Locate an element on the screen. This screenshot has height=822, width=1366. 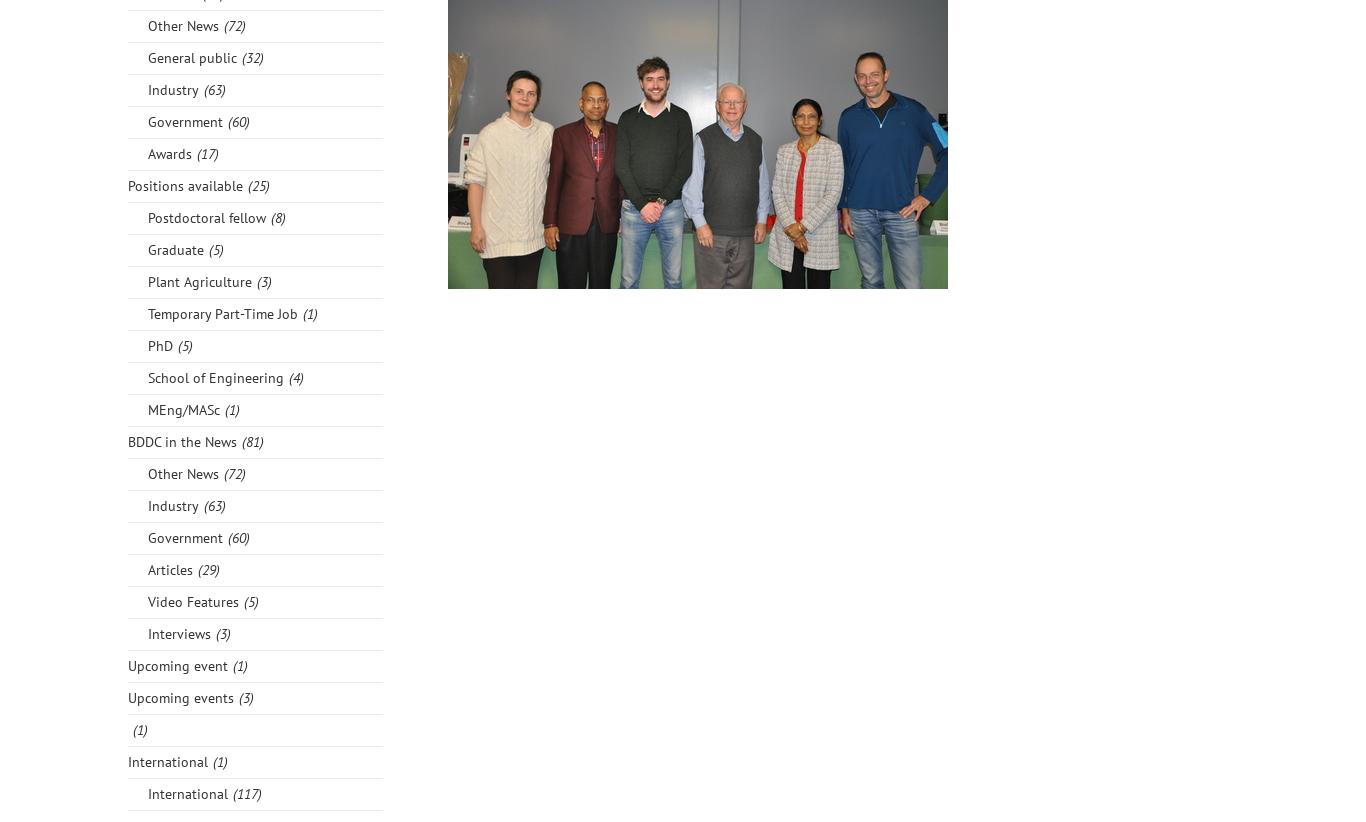
'BDDC in the News' is located at coordinates (181, 440).